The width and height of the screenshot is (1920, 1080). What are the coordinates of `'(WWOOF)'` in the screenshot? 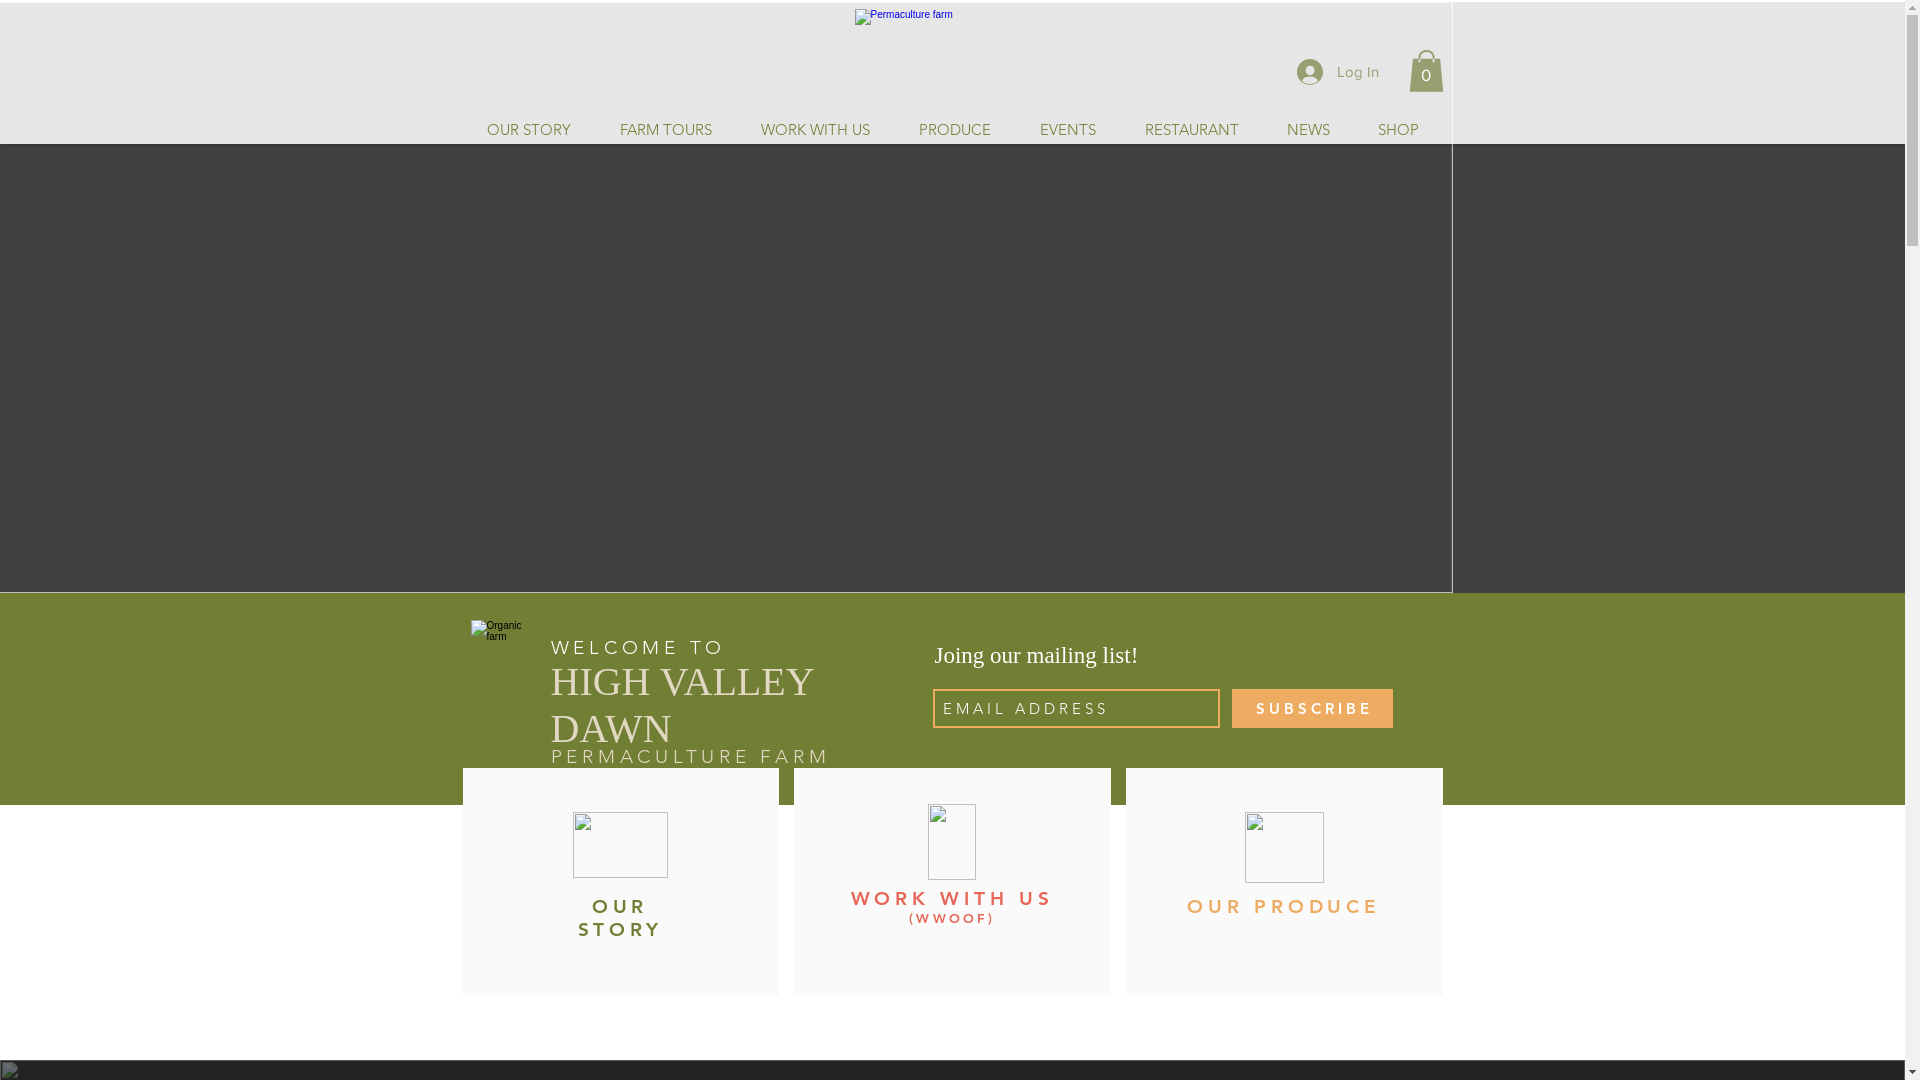 It's located at (950, 918).